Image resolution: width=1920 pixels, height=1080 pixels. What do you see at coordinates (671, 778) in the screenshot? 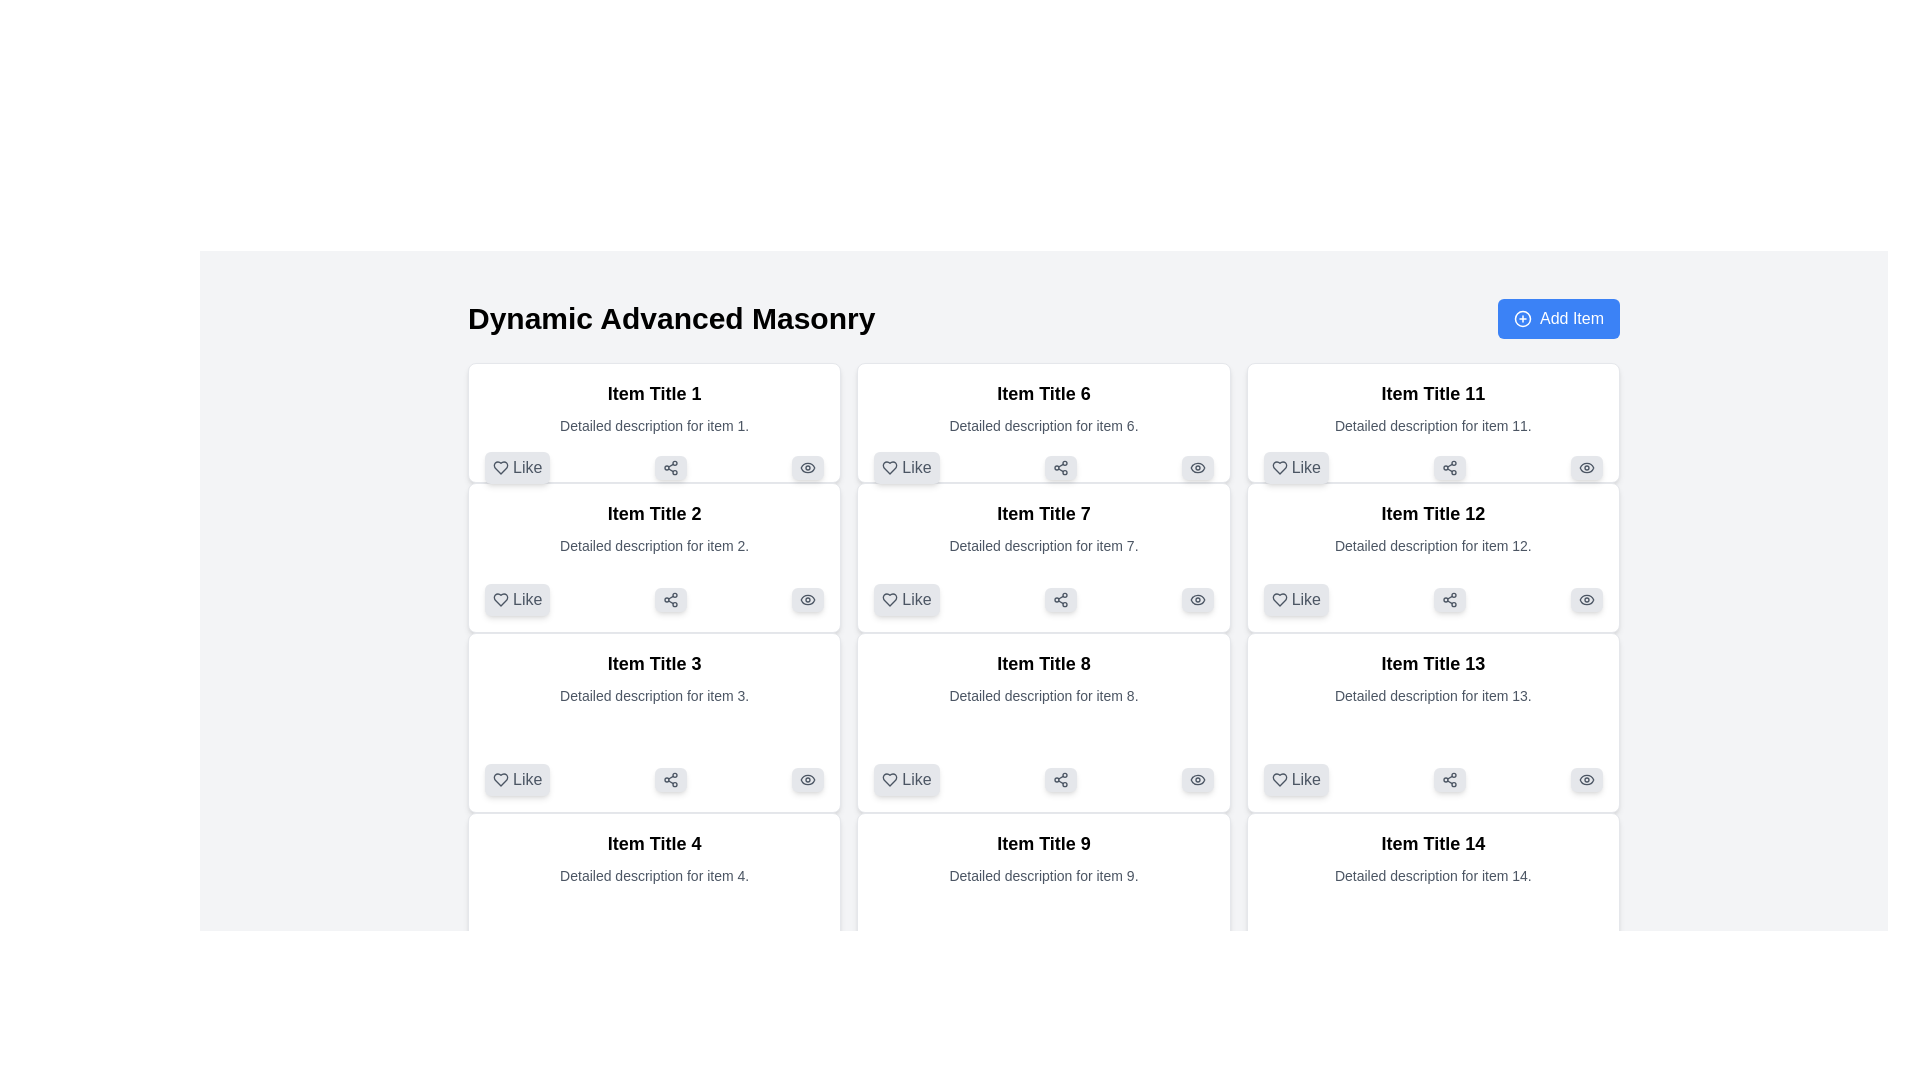
I see `the share button located at the bottom-right corner of the 'Item Title 3' card in the masonry grid layout` at bounding box center [671, 778].